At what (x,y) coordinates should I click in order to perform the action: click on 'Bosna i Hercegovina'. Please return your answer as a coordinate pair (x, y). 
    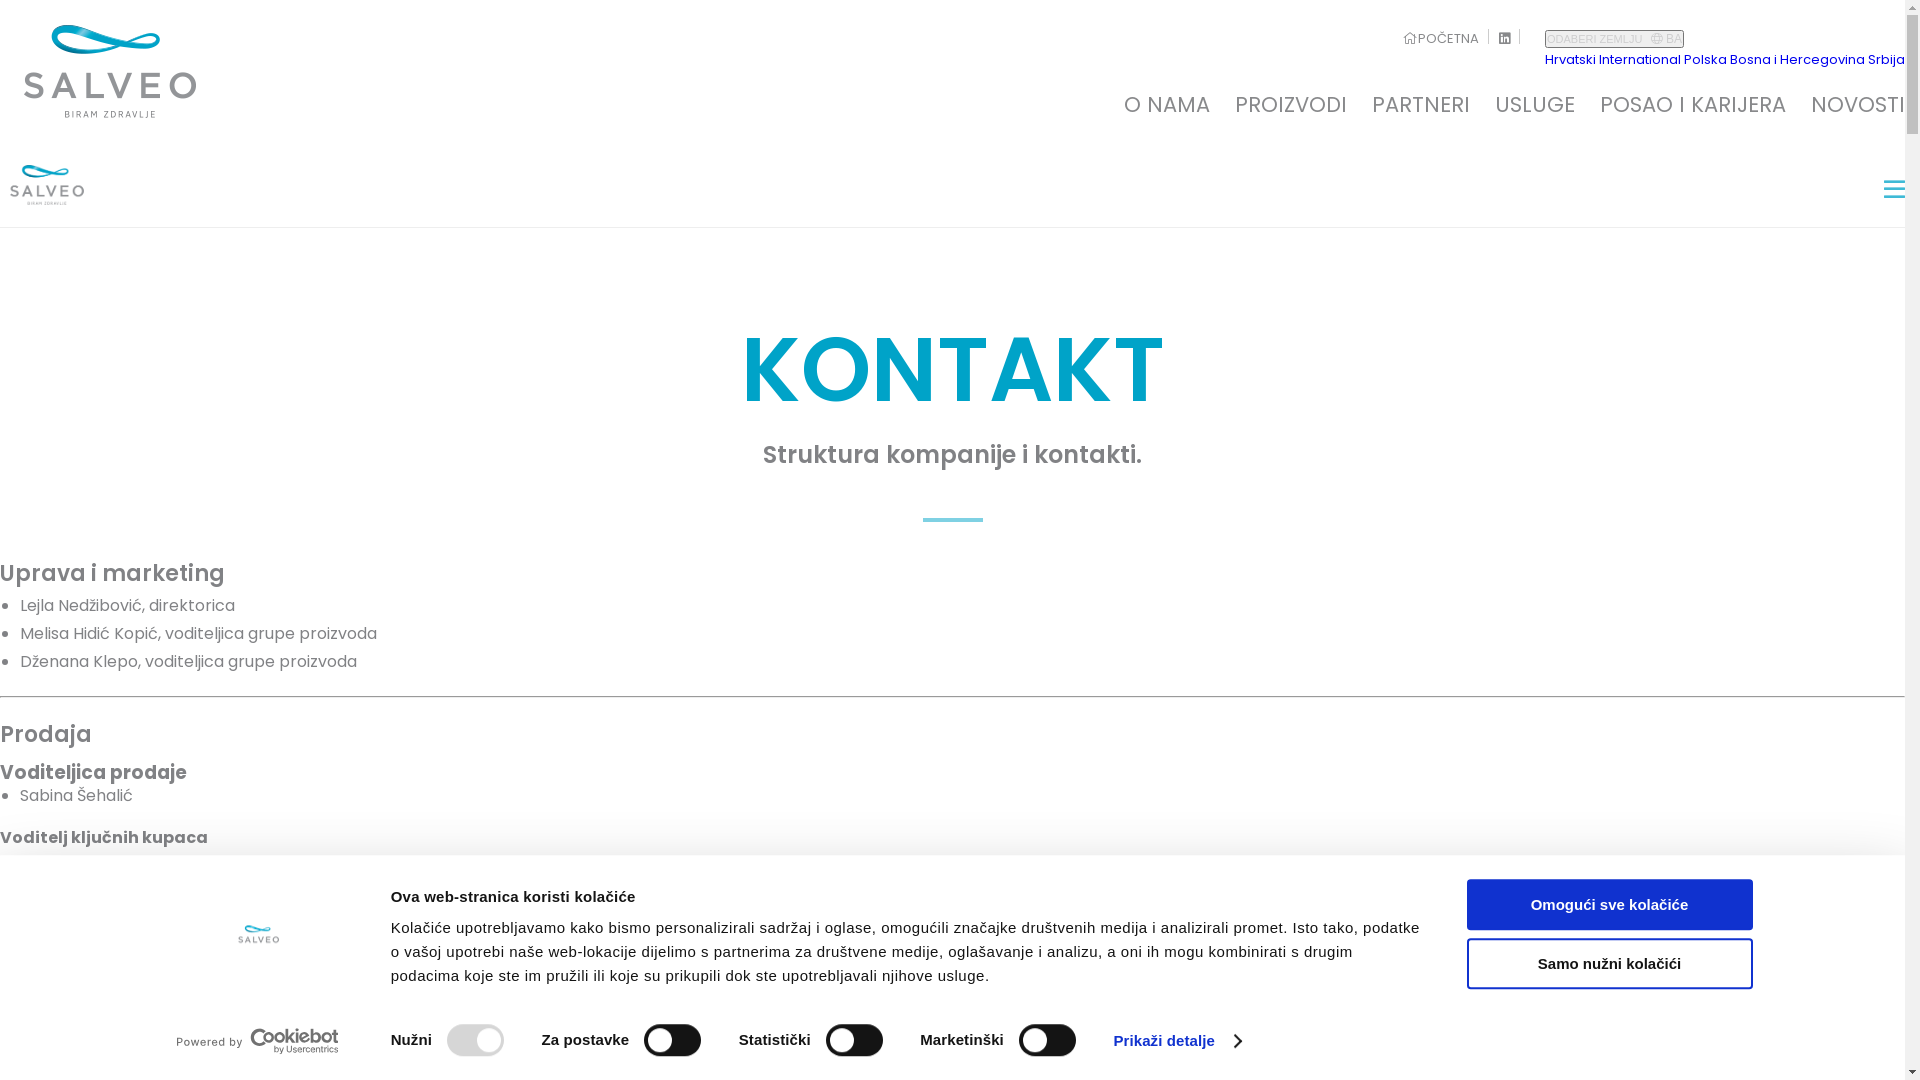
    Looking at the image, I should click on (1797, 58).